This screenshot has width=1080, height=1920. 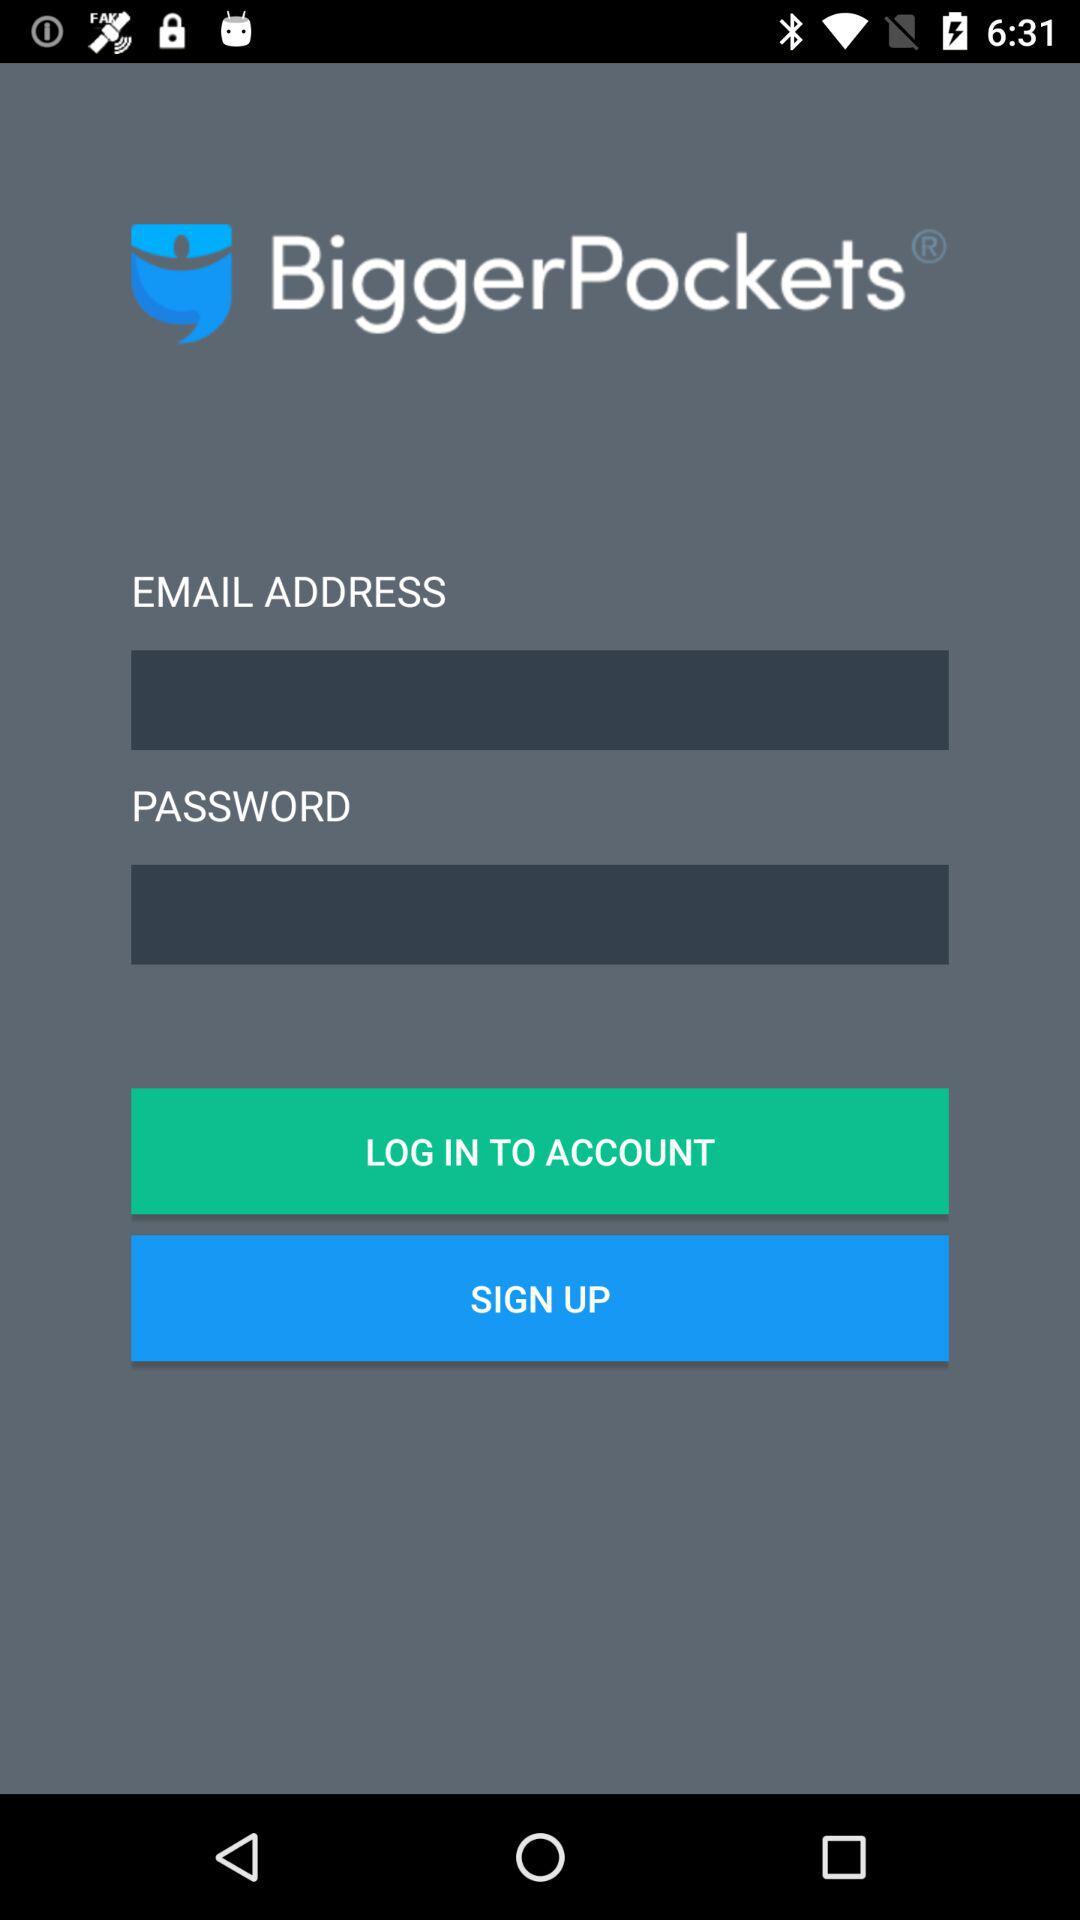 What do you see at coordinates (540, 1298) in the screenshot?
I see `sign up icon` at bounding box center [540, 1298].